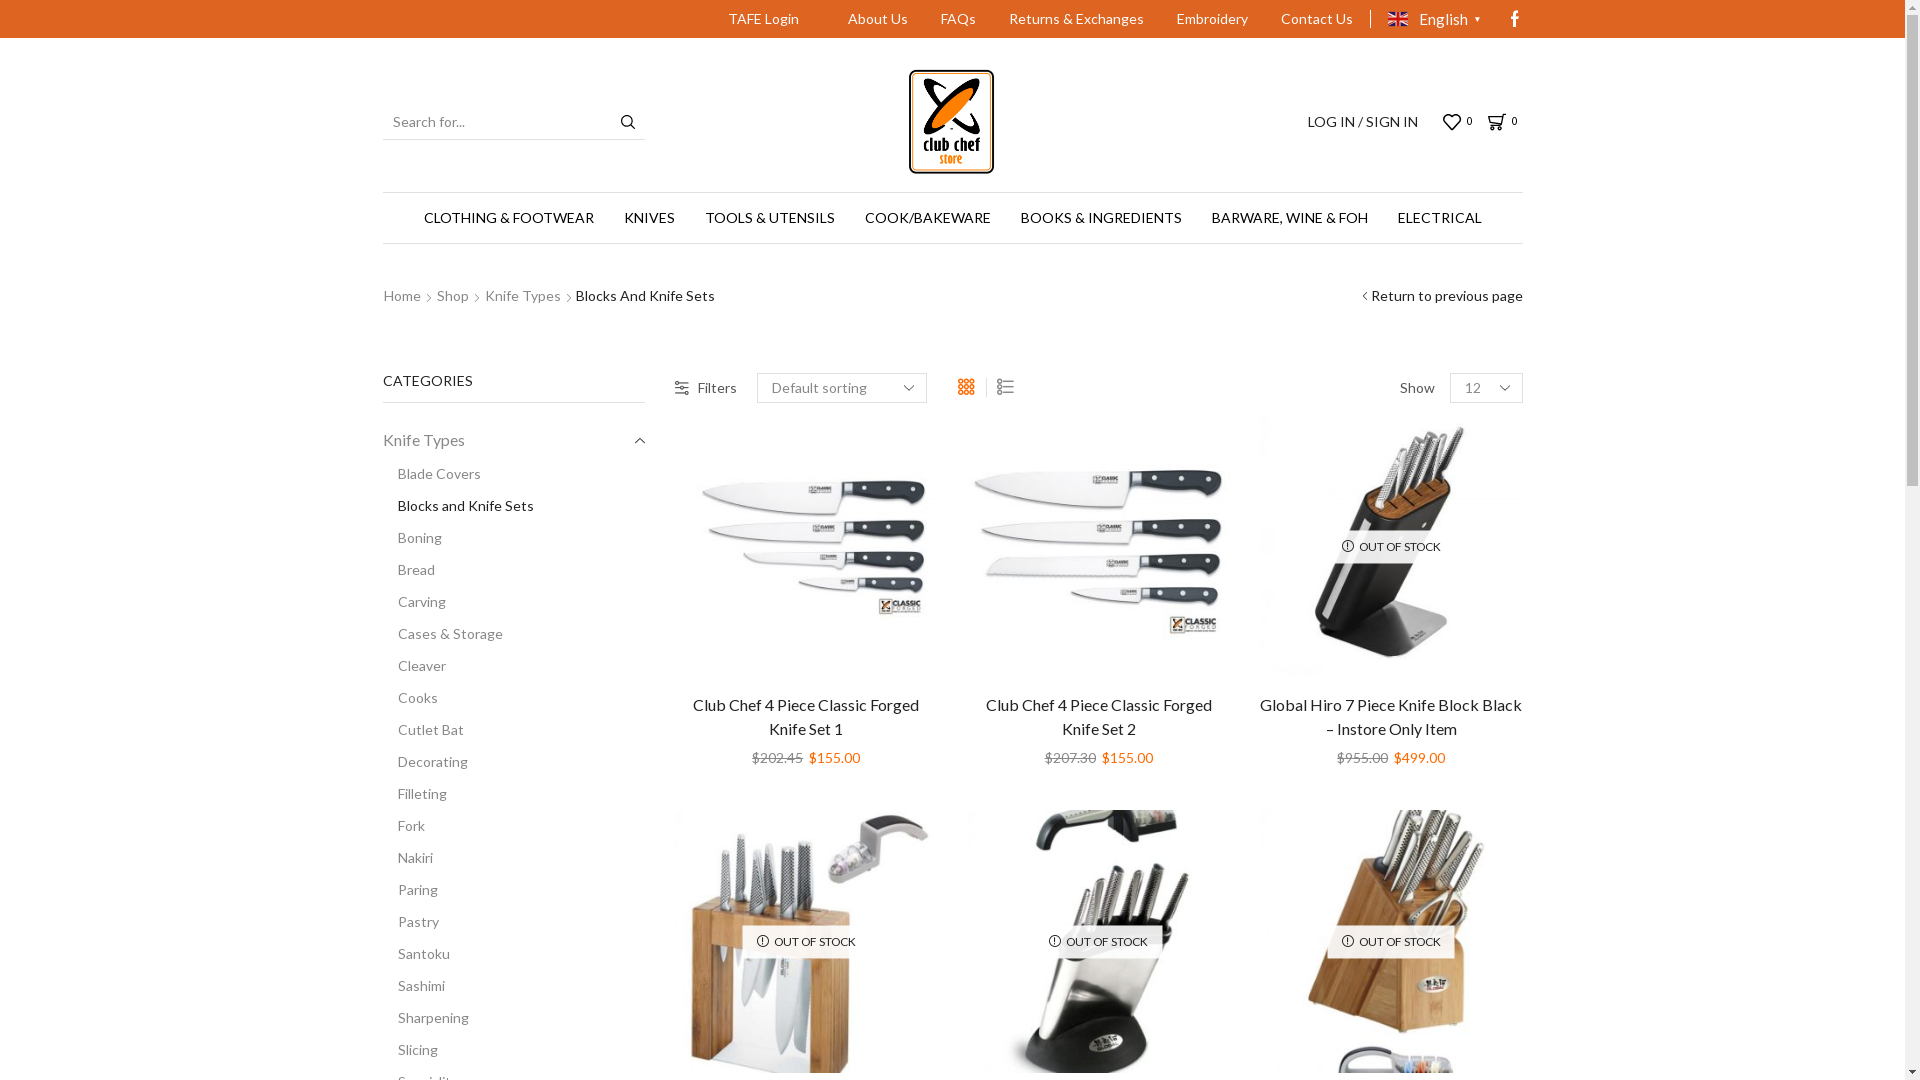 The image size is (1920, 1080). Describe the element at coordinates (1265, 19) in the screenshot. I see `'Contact Us'` at that location.